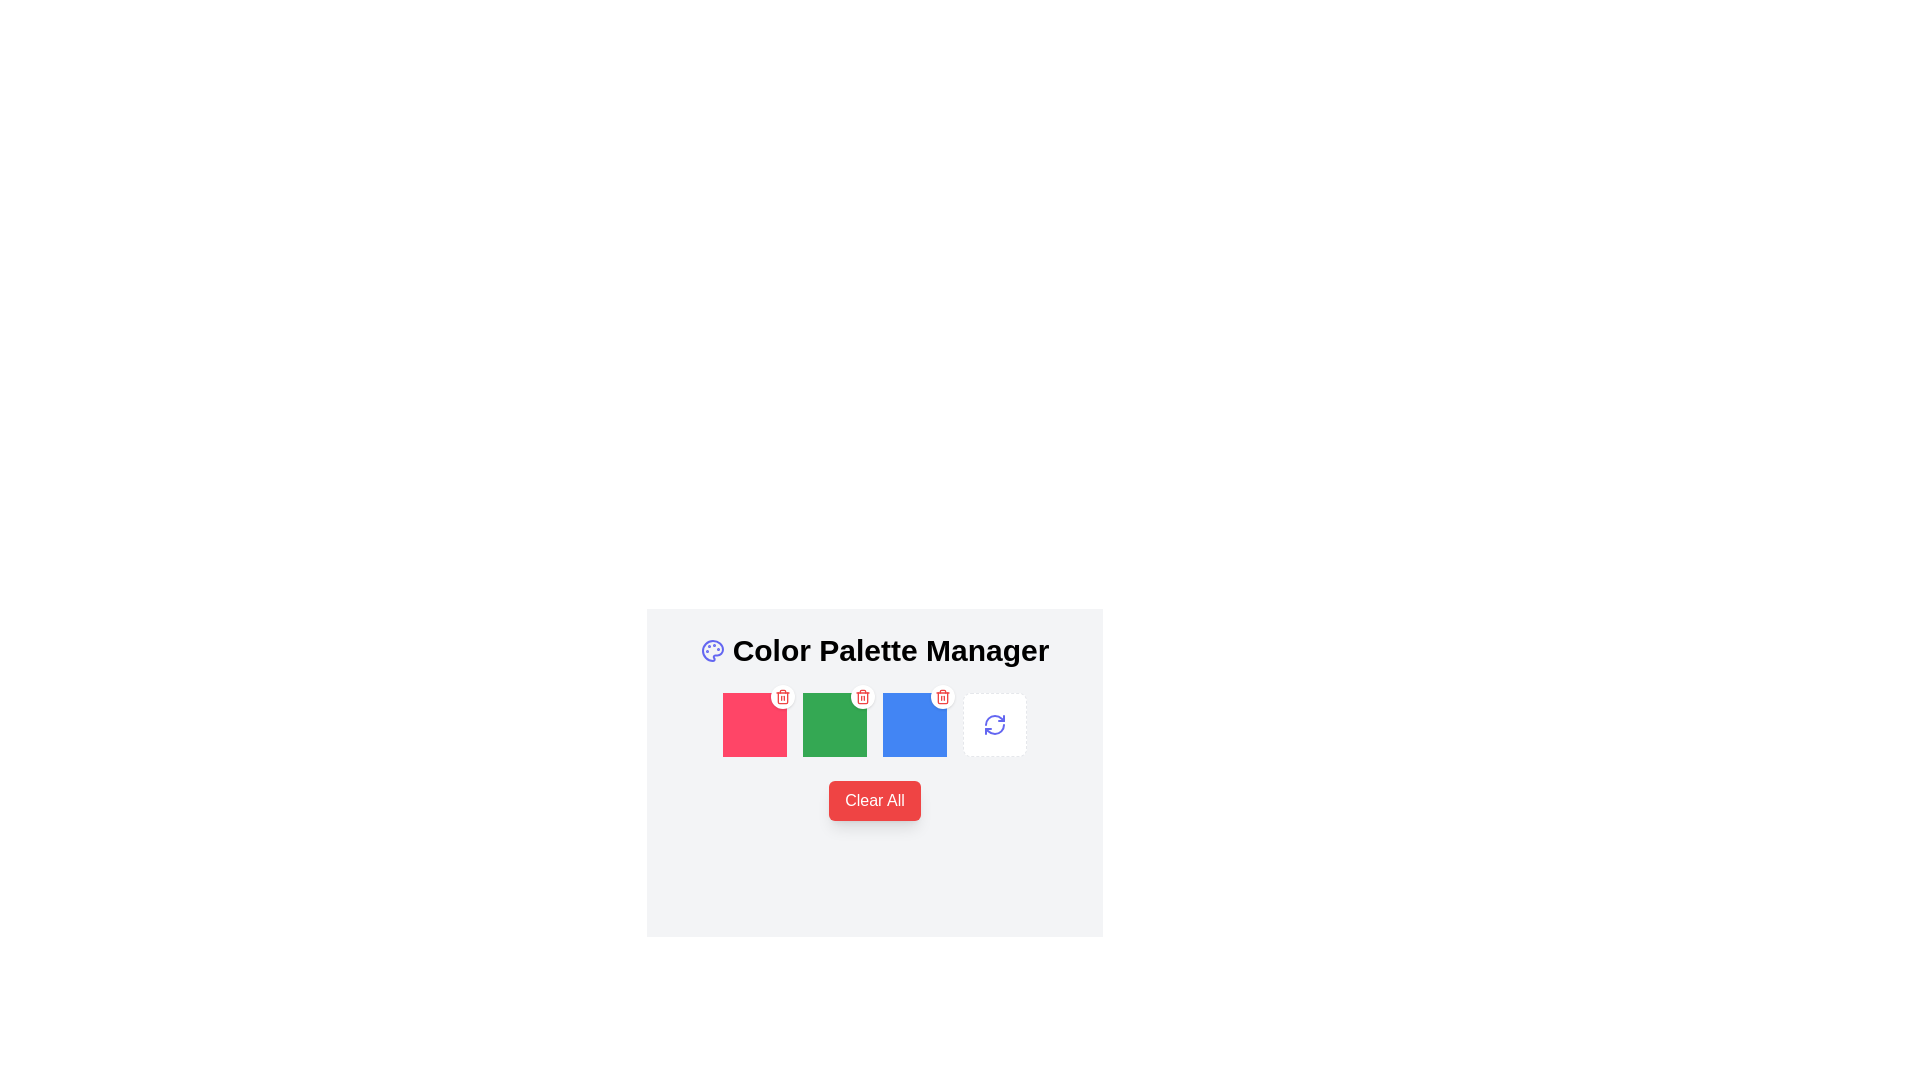 The height and width of the screenshot is (1080, 1920). I want to click on the blue circular arrow refresh icon located in the fourth position under the 'Color Palette Manager' title, so click(994, 725).